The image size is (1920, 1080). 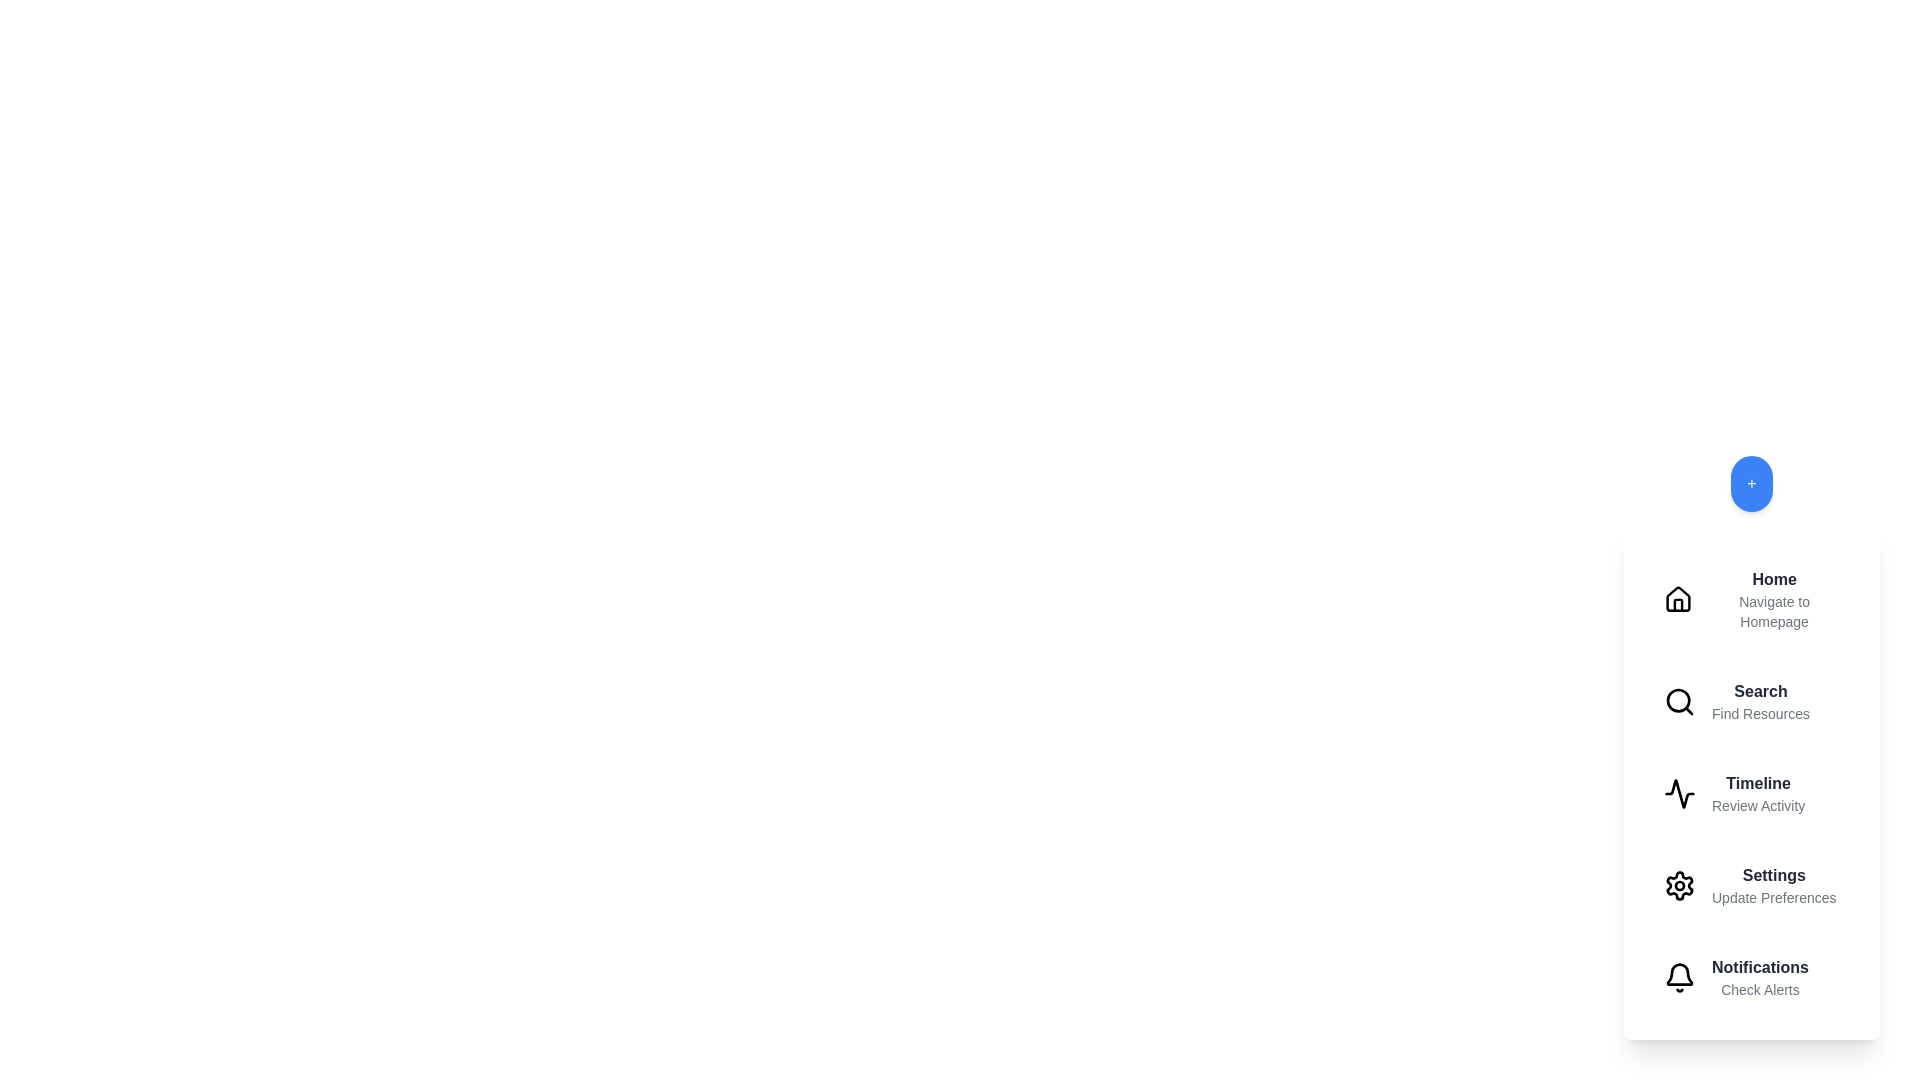 What do you see at coordinates (1760, 990) in the screenshot?
I see `the descriptive text of the menu item labeled Notifications to select it` at bounding box center [1760, 990].